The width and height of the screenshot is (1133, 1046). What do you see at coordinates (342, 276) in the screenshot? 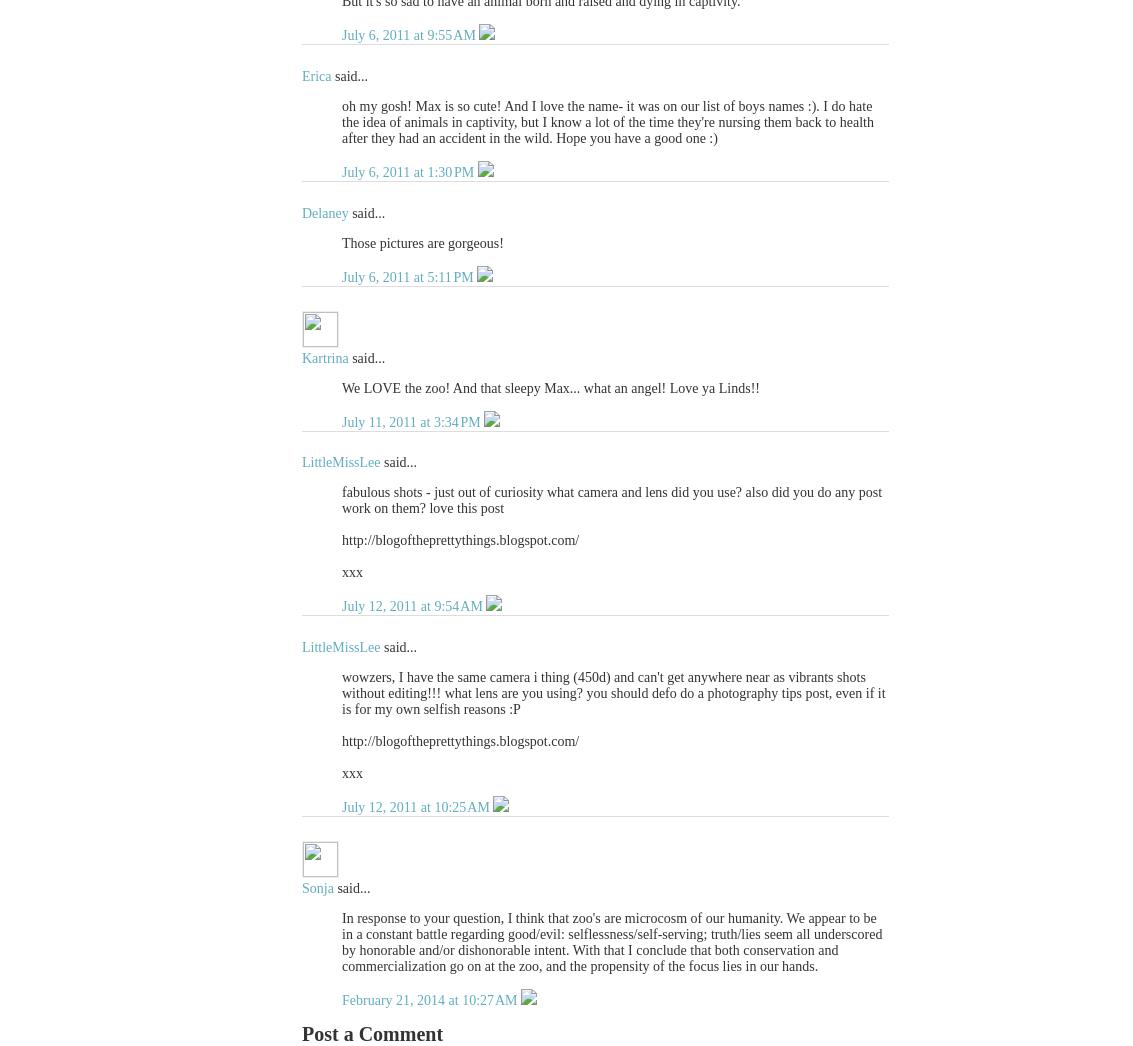
I see `'July 6, 2011 at 5:11 PM'` at bounding box center [342, 276].